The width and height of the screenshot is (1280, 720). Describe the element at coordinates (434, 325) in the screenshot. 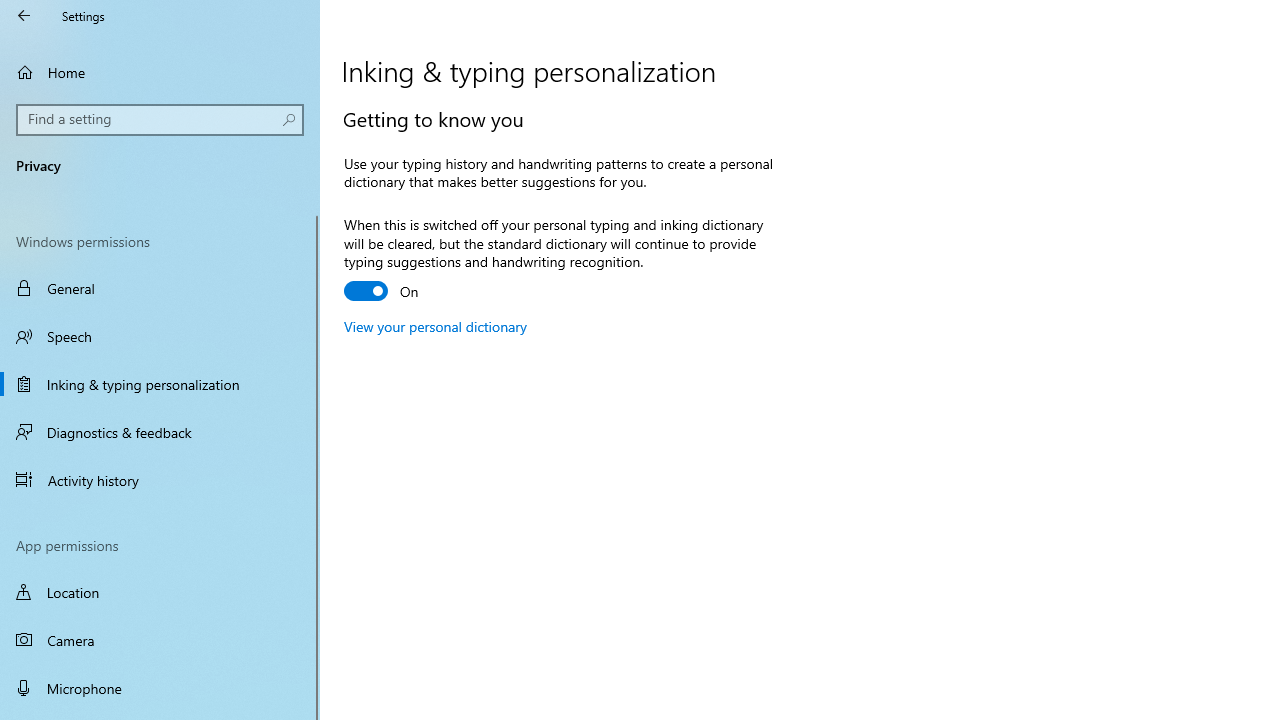

I see `'View your personal dictionary'` at that location.